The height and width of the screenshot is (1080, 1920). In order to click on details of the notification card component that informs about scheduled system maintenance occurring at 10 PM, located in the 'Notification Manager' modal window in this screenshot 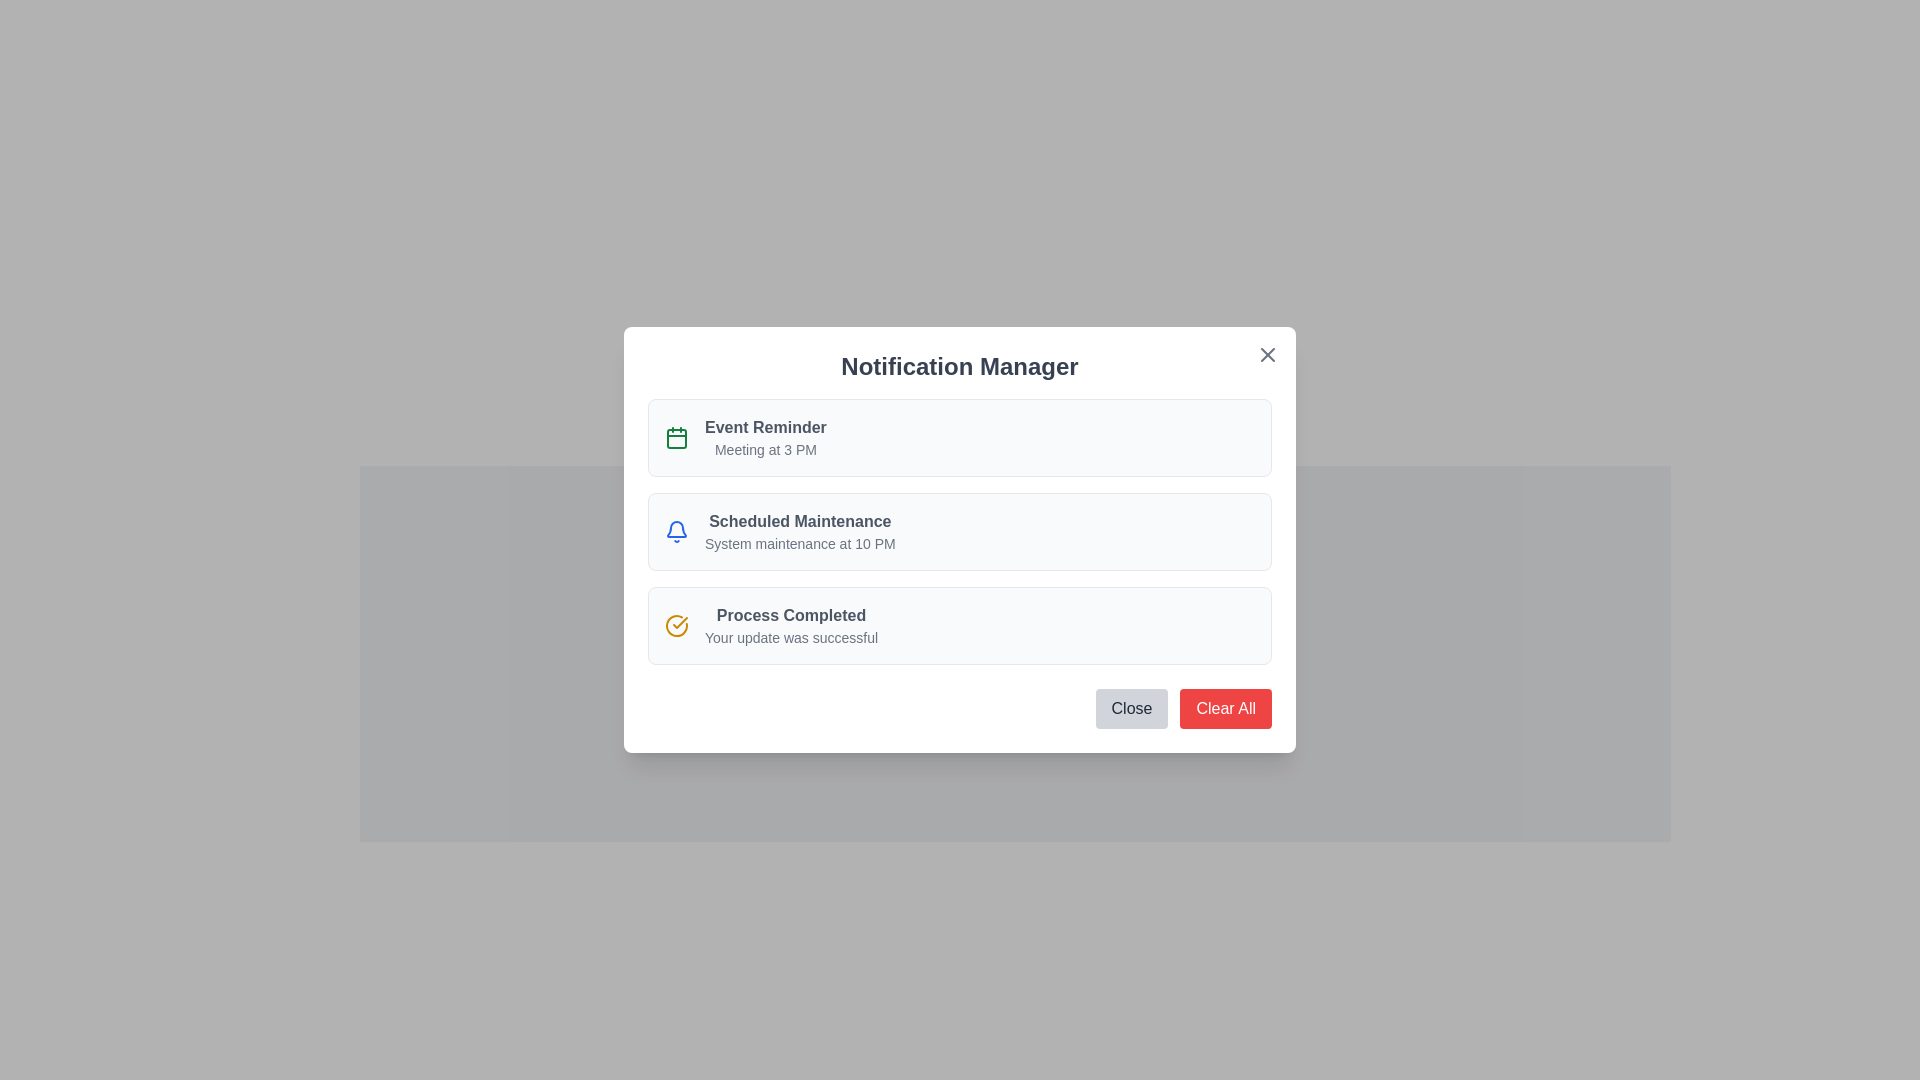, I will do `click(960, 531)`.